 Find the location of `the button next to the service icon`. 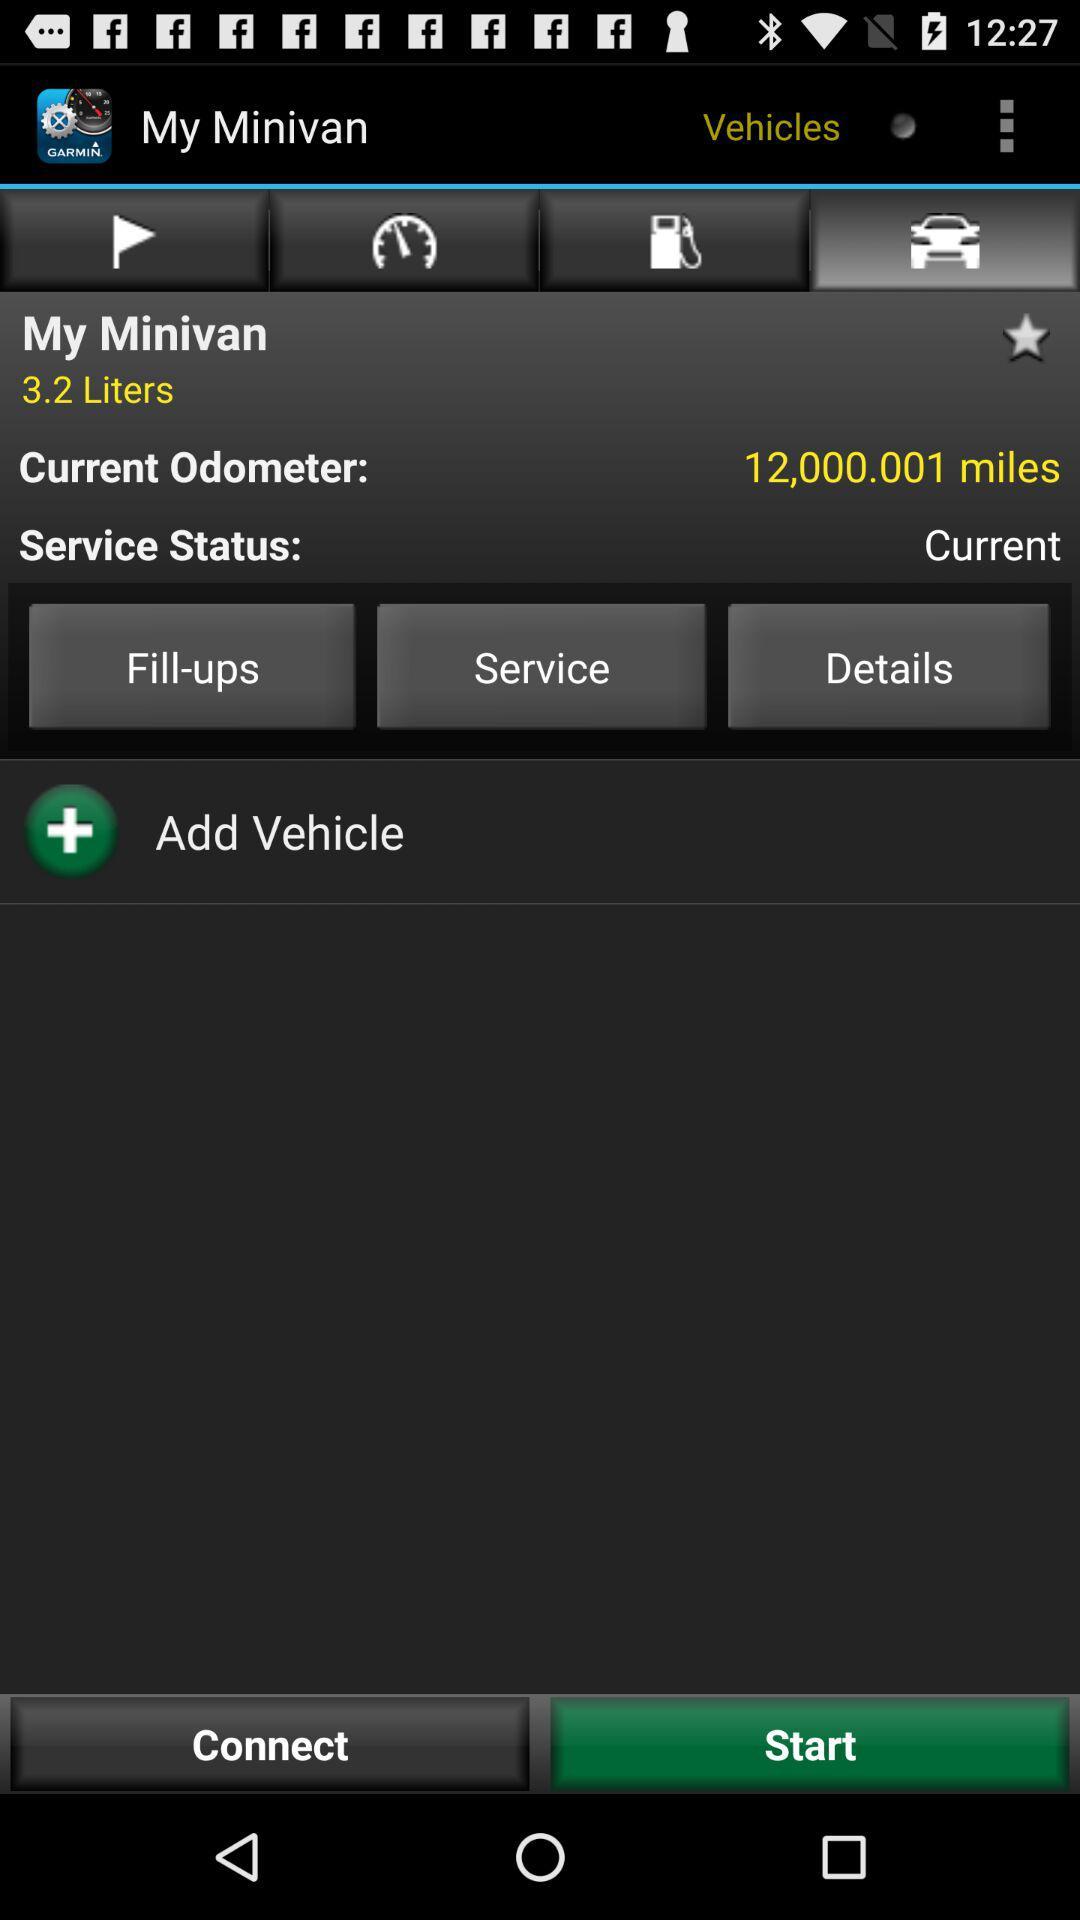

the button next to the service icon is located at coordinates (888, 666).